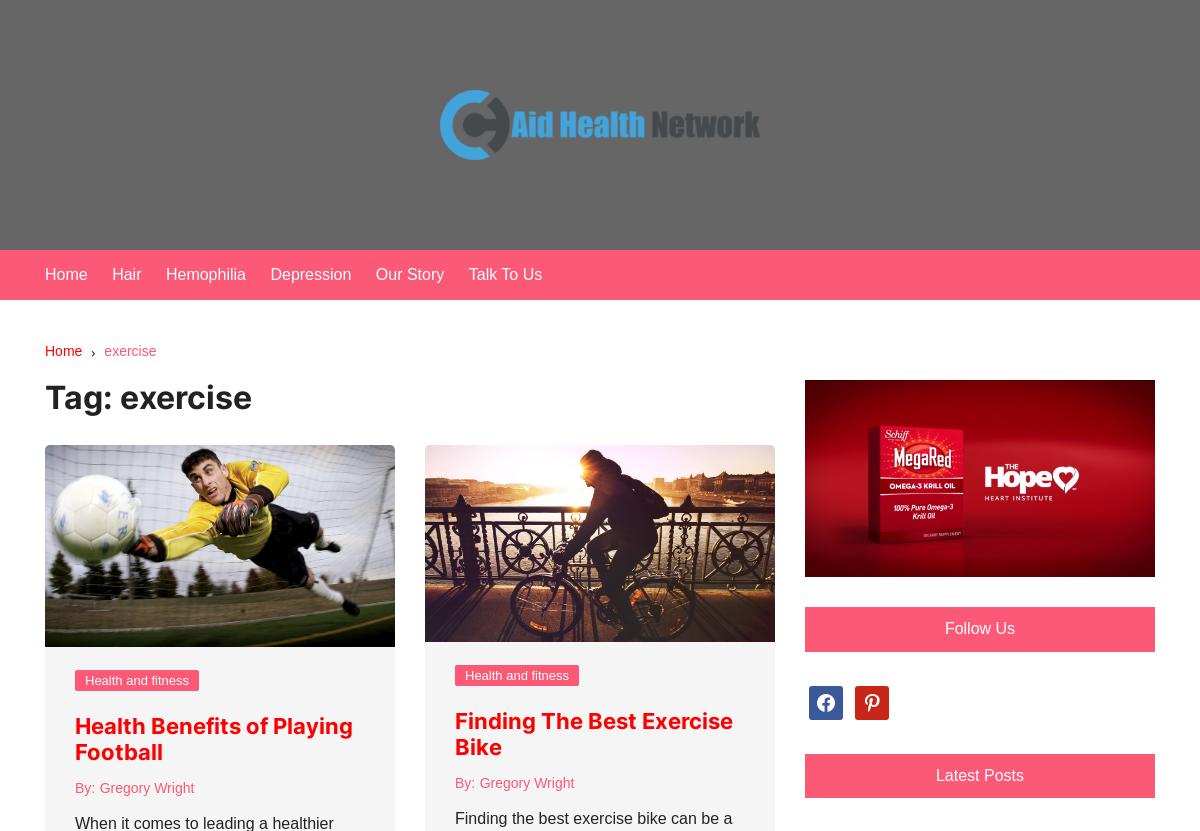 The image size is (1200, 831). I want to click on 'Hair', so click(111, 273).